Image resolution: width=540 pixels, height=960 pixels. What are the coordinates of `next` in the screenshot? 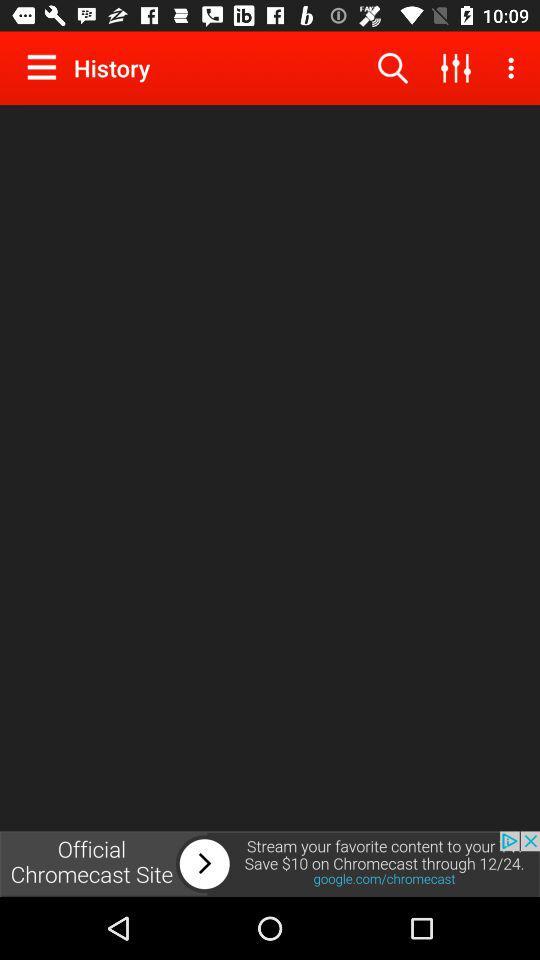 It's located at (270, 863).